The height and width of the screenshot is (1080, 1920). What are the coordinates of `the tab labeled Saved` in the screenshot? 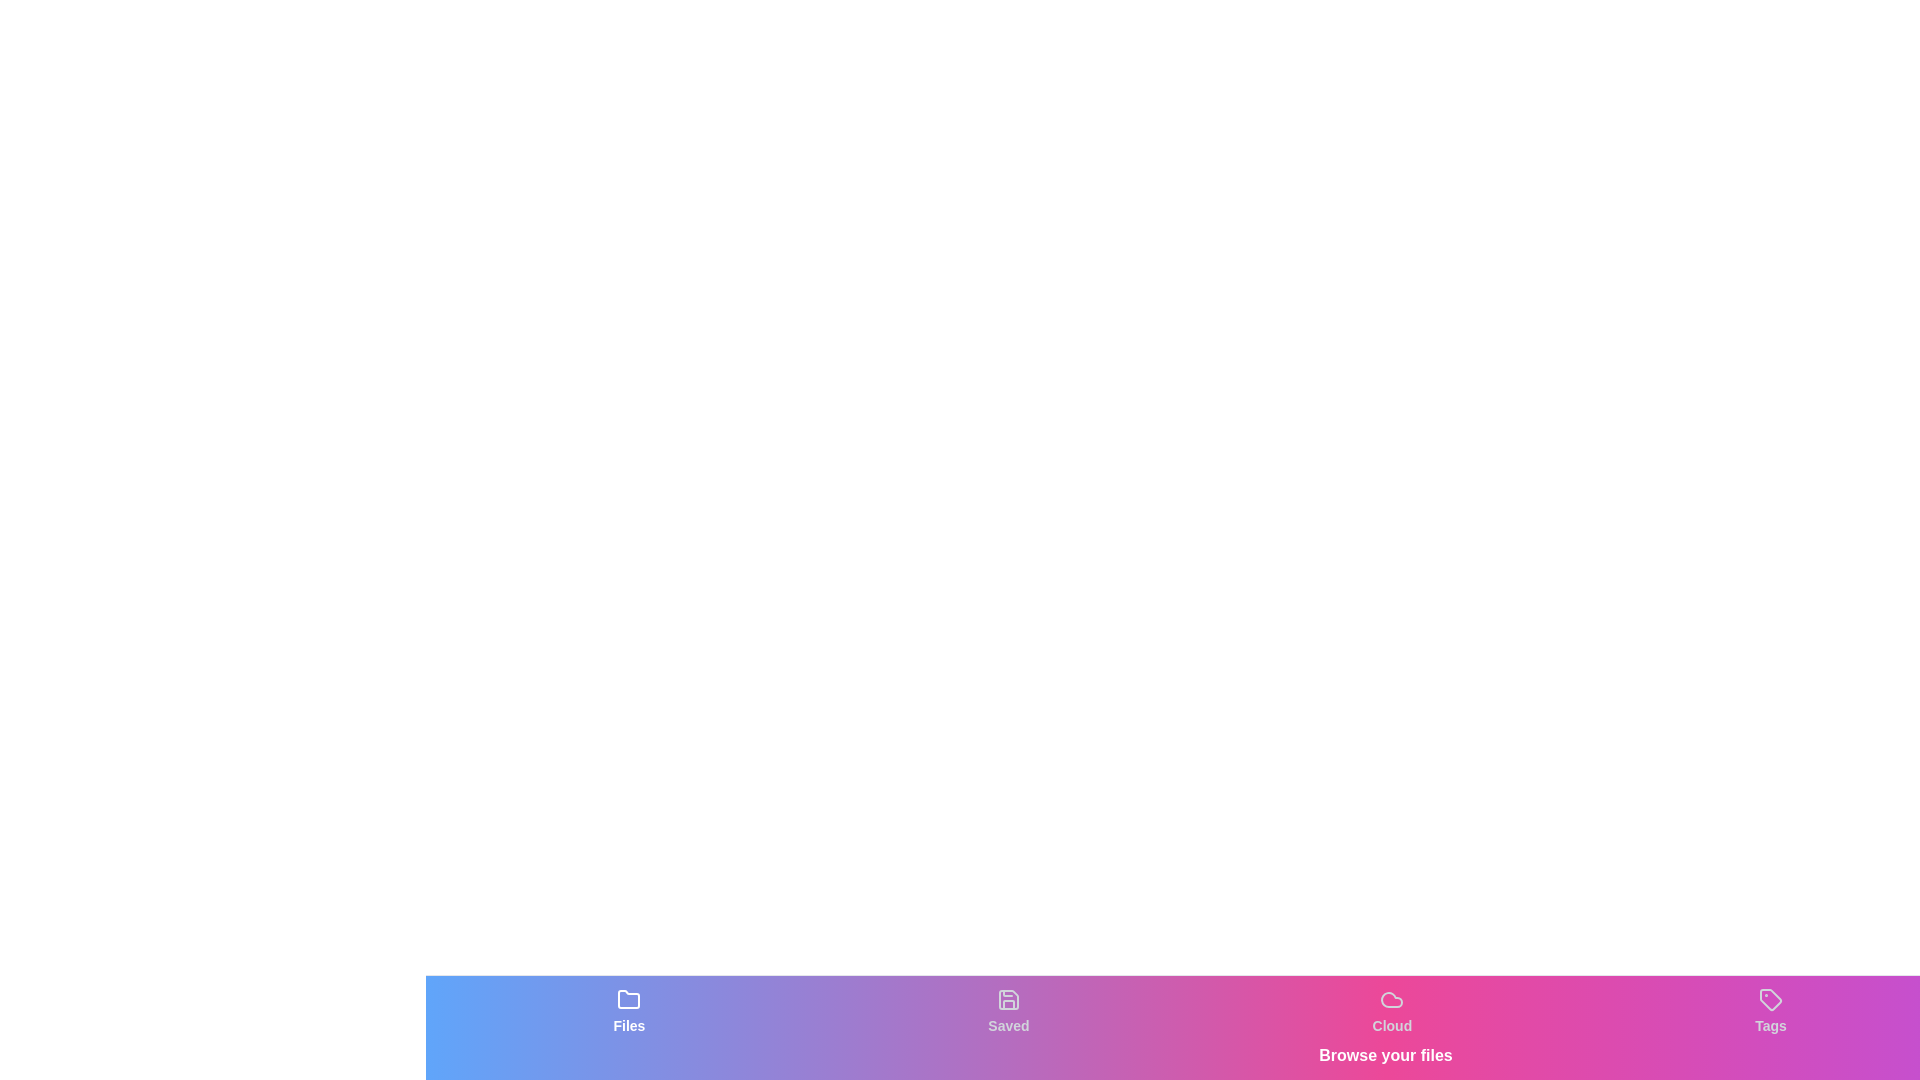 It's located at (1008, 1011).